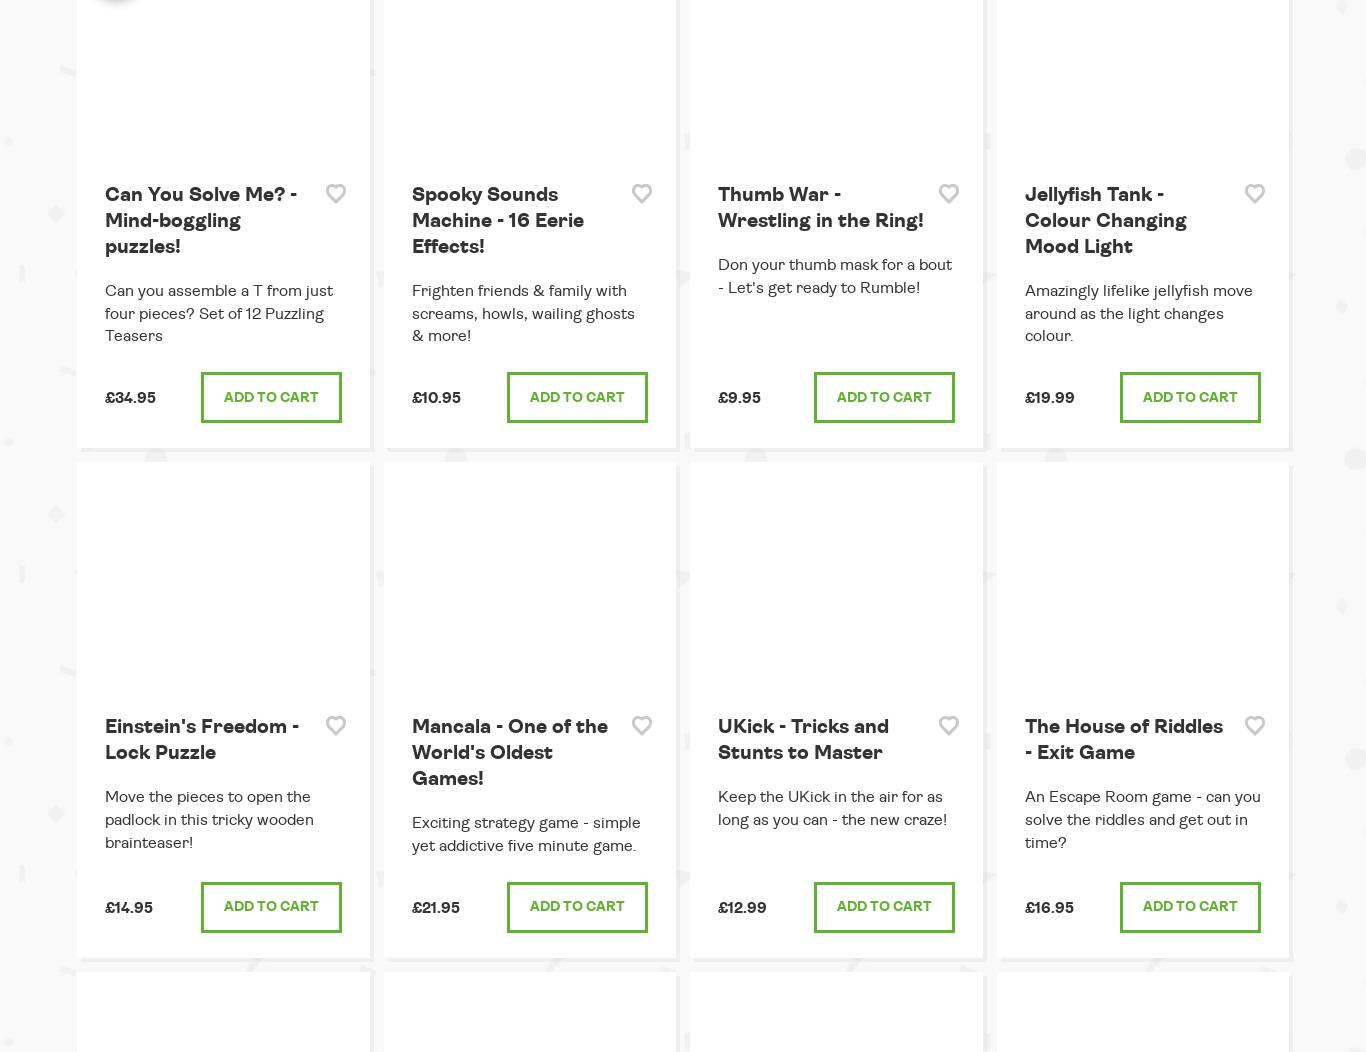 The image size is (1366, 1052). What do you see at coordinates (1121, 739) in the screenshot?
I see `'The House of Riddles - Exit Game'` at bounding box center [1121, 739].